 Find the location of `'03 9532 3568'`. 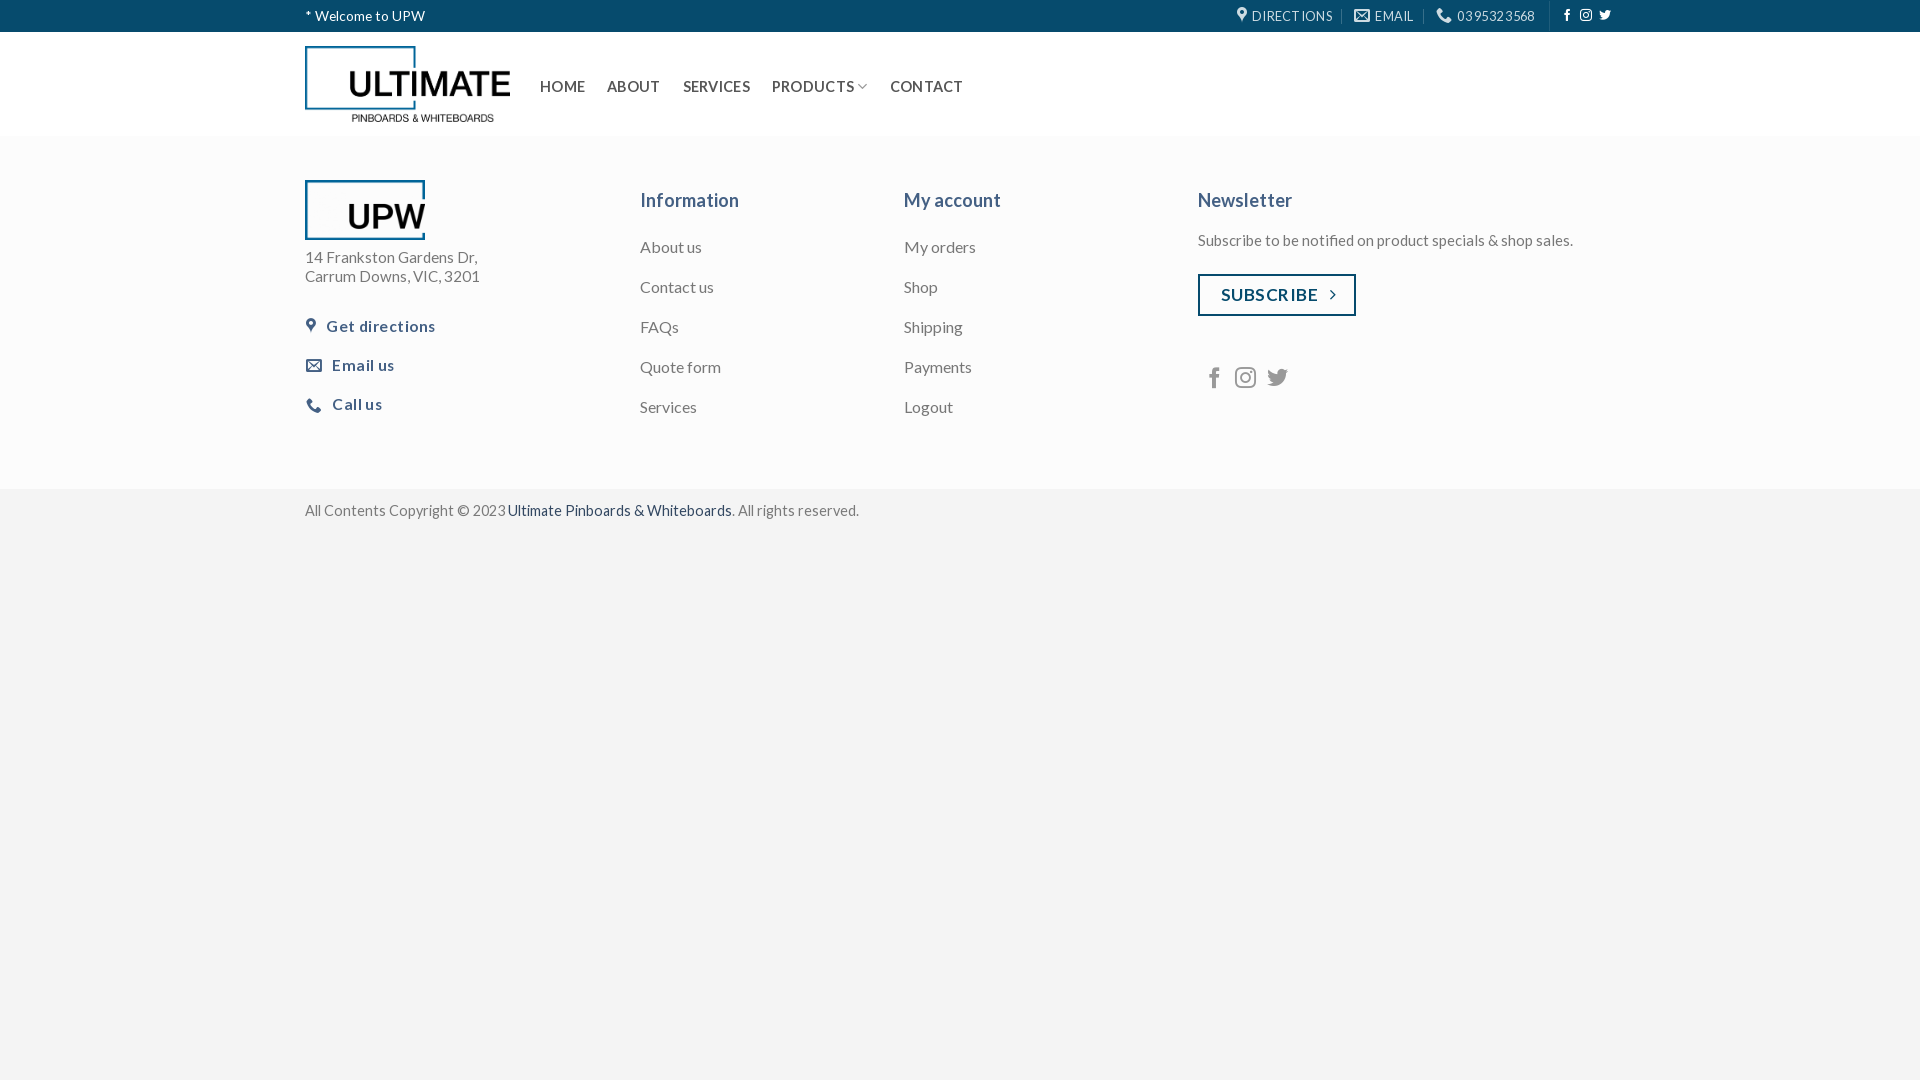

'03 9532 3568' is located at coordinates (1484, 15).